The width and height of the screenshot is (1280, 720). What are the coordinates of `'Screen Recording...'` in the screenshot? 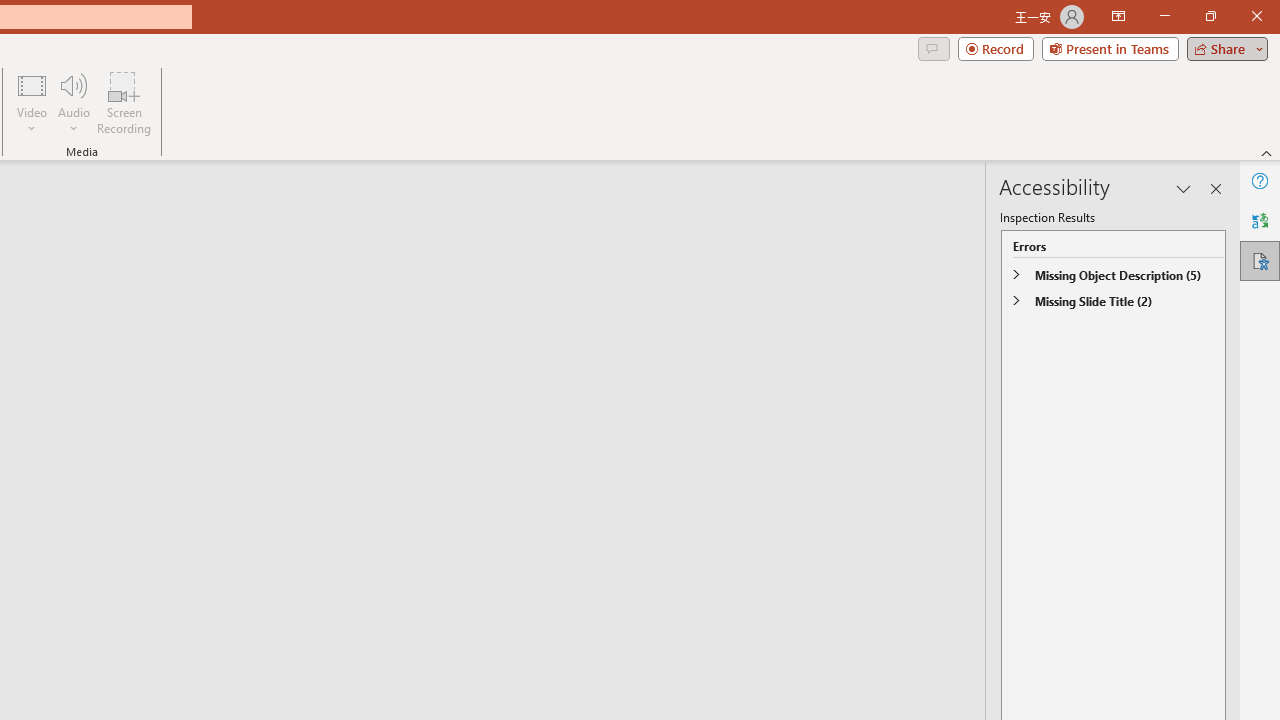 It's located at (123, 103).